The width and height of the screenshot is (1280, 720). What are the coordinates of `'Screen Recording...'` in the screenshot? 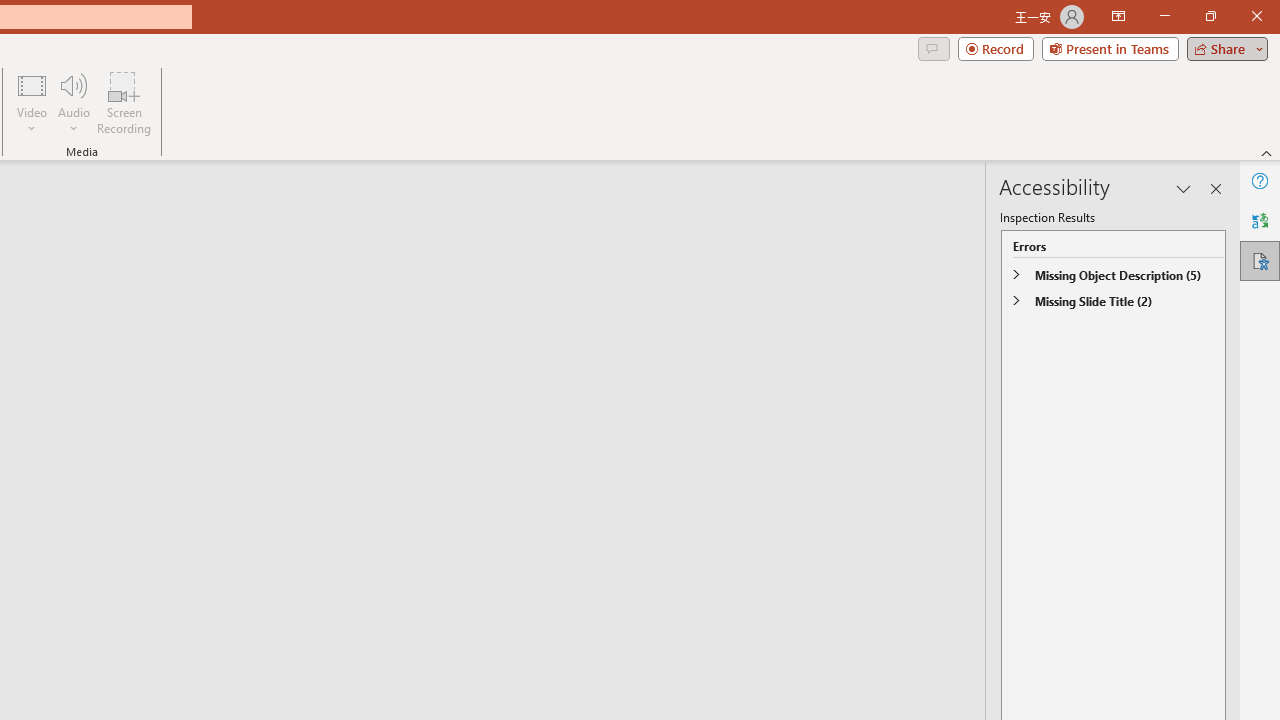 It's located at (123, 103).